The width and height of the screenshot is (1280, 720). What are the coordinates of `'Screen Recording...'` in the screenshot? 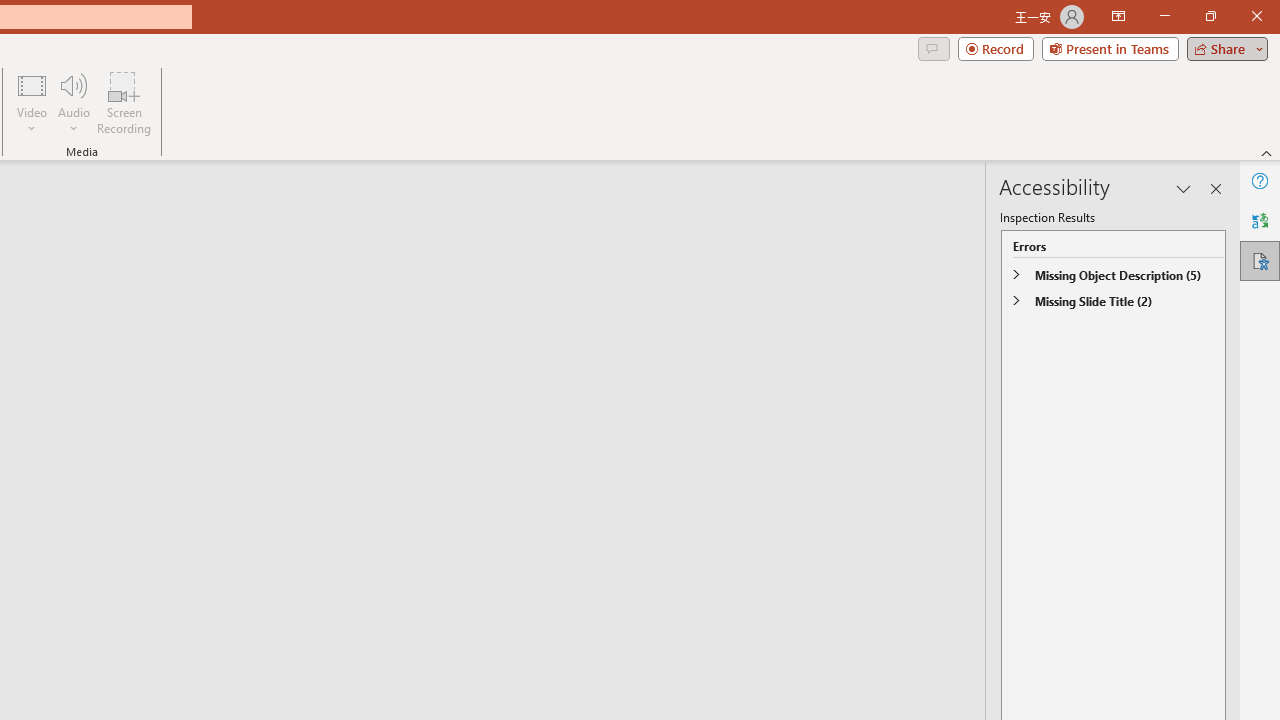 It's located at (123, 103).